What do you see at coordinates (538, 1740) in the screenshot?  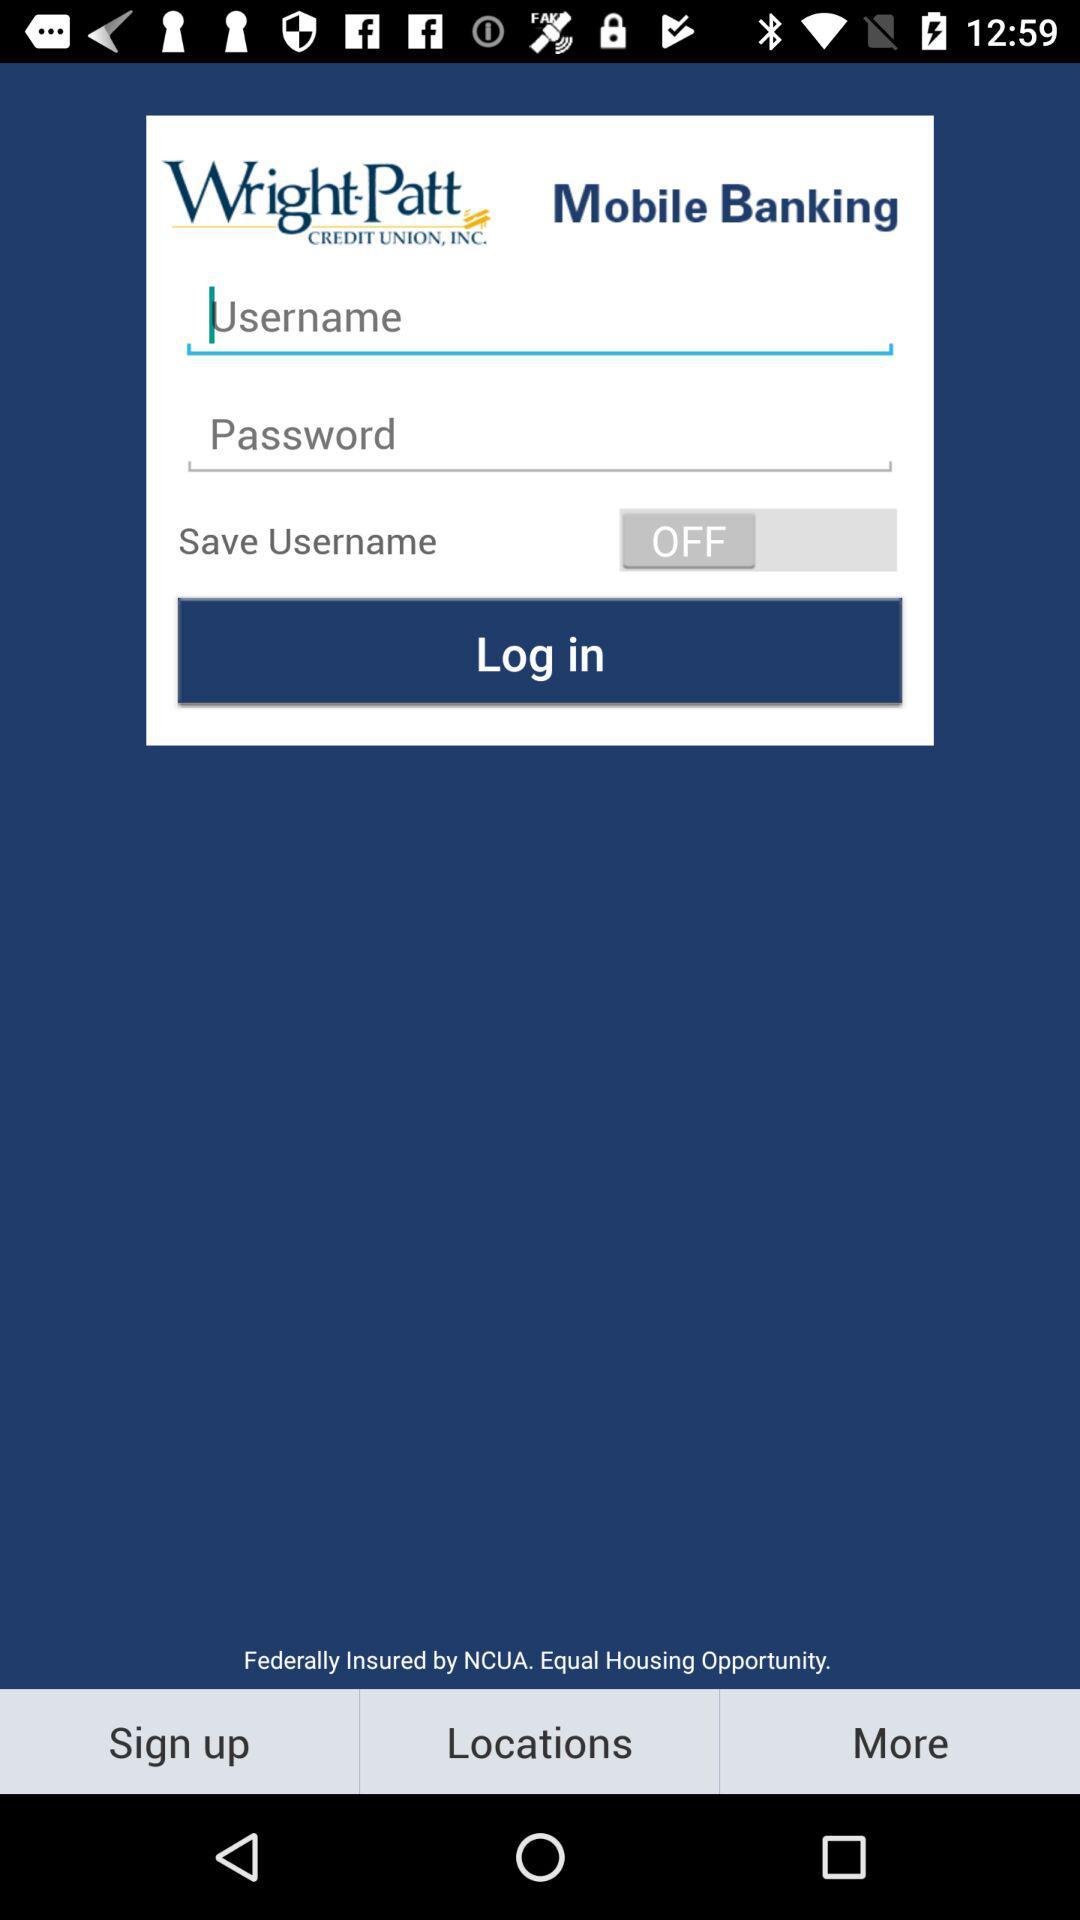 I see `the item to the right of sign up` at bounding box center [538, 1740].